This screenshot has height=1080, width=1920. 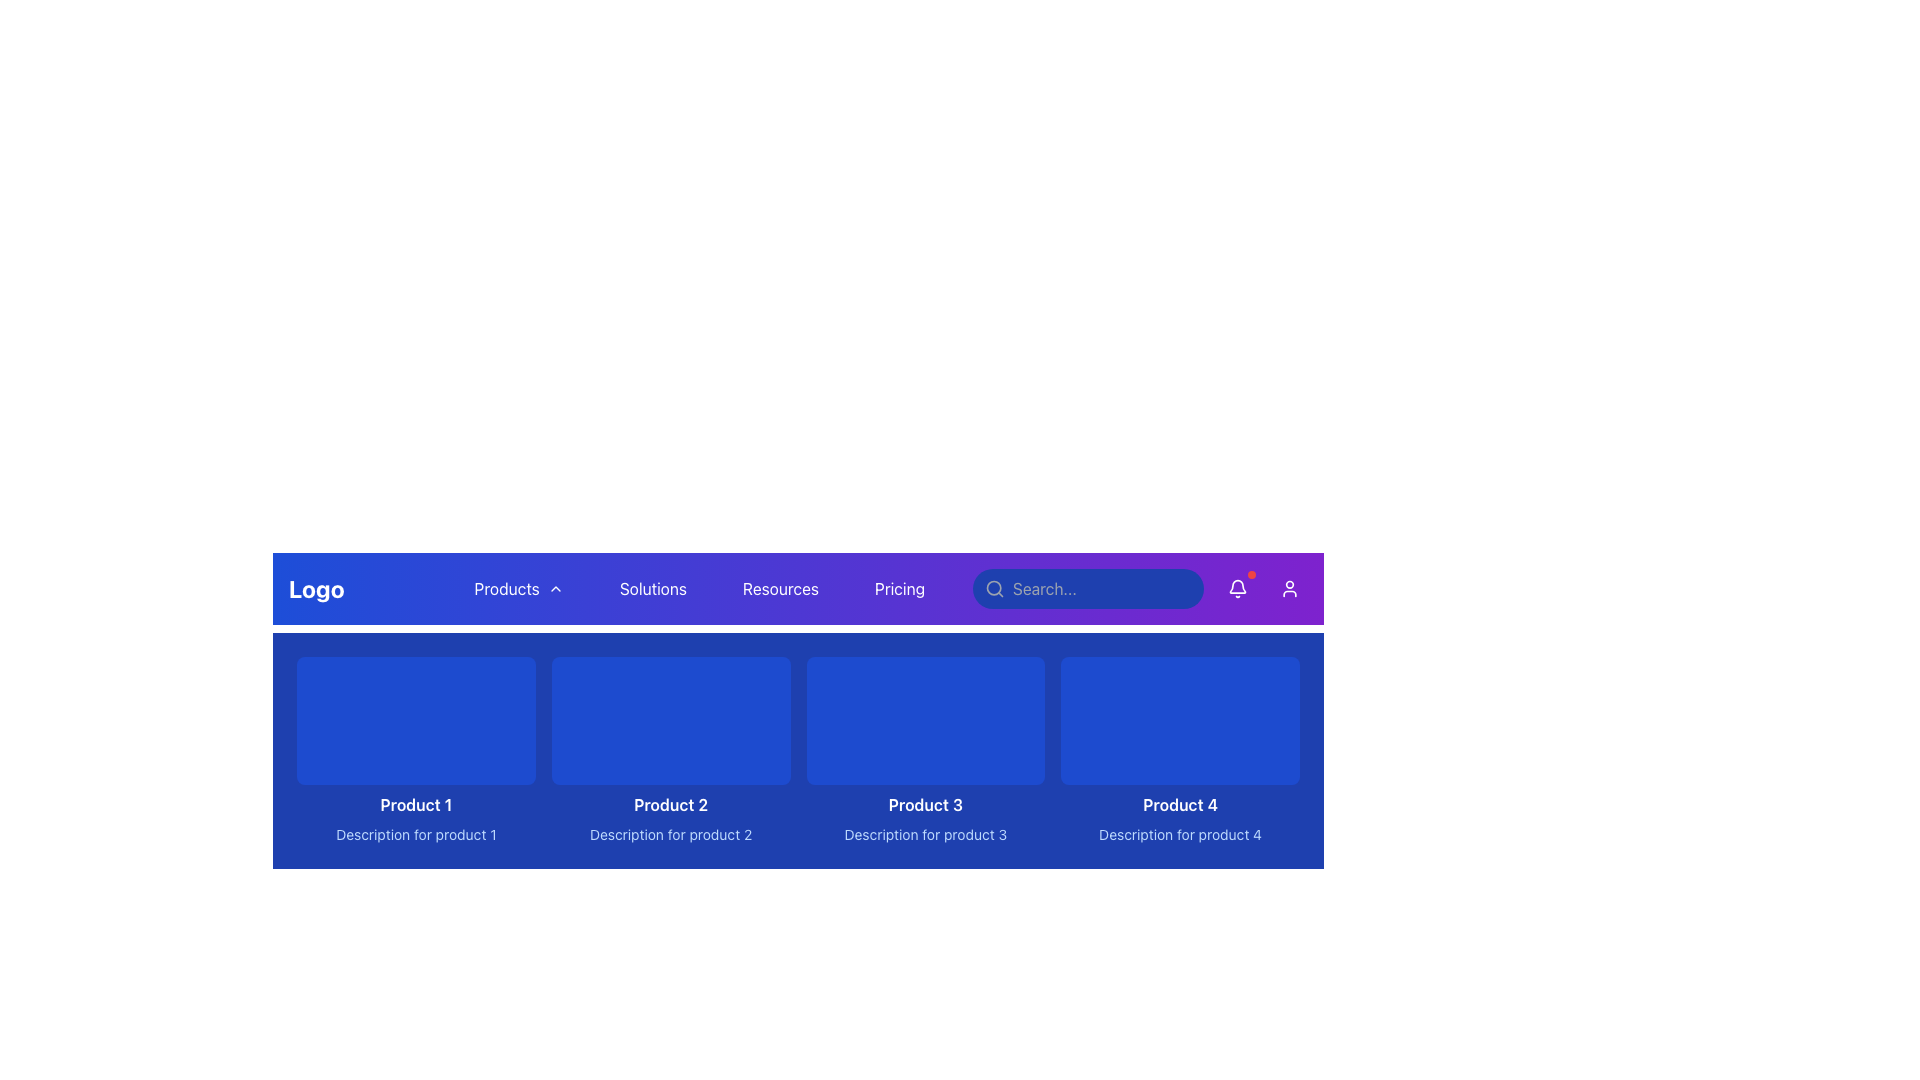 I want to click on the button located in the navigation menu that is positioned between 'Products' and 'Resources' to change its background color, so click(x=653, y=588).